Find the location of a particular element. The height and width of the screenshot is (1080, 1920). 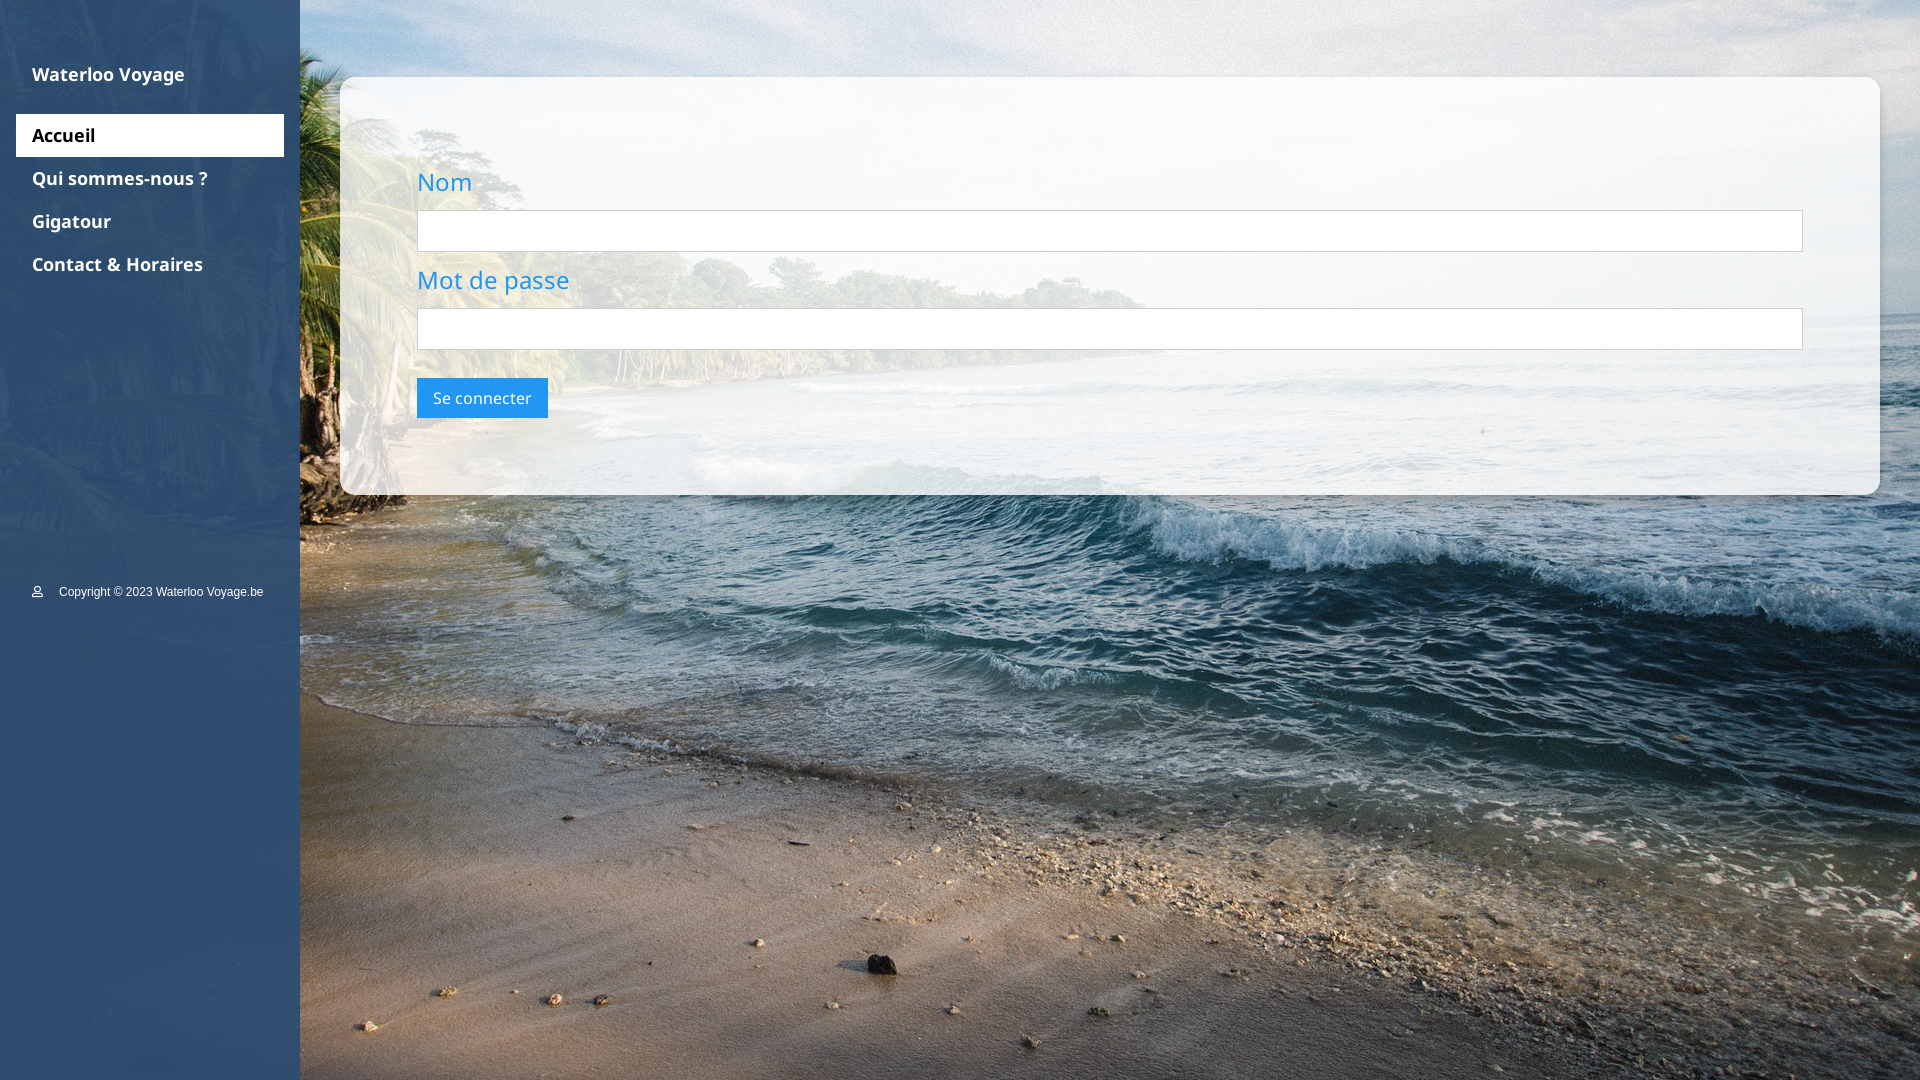

'Se connecter' is located at coordinates (416, 397).